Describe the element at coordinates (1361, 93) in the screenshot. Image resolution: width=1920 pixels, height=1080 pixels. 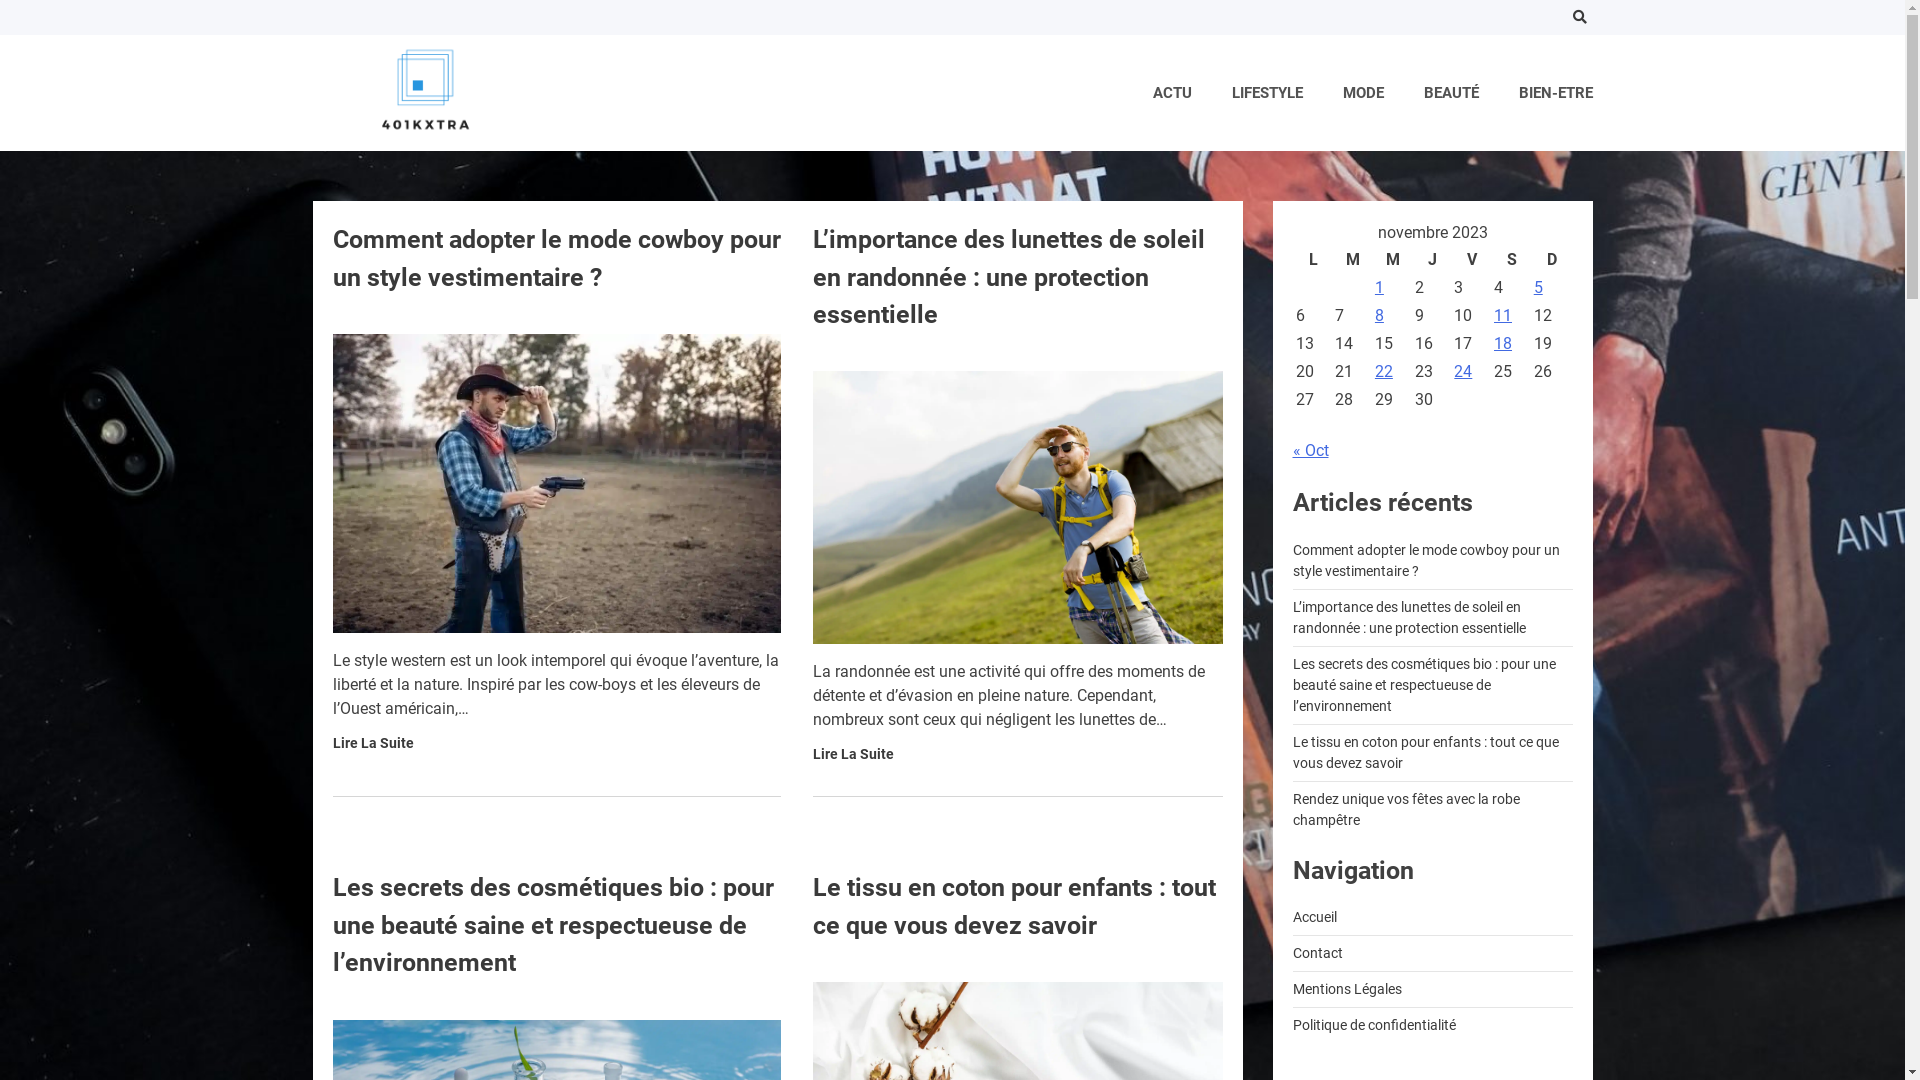
I see `'MODE'` at that location.